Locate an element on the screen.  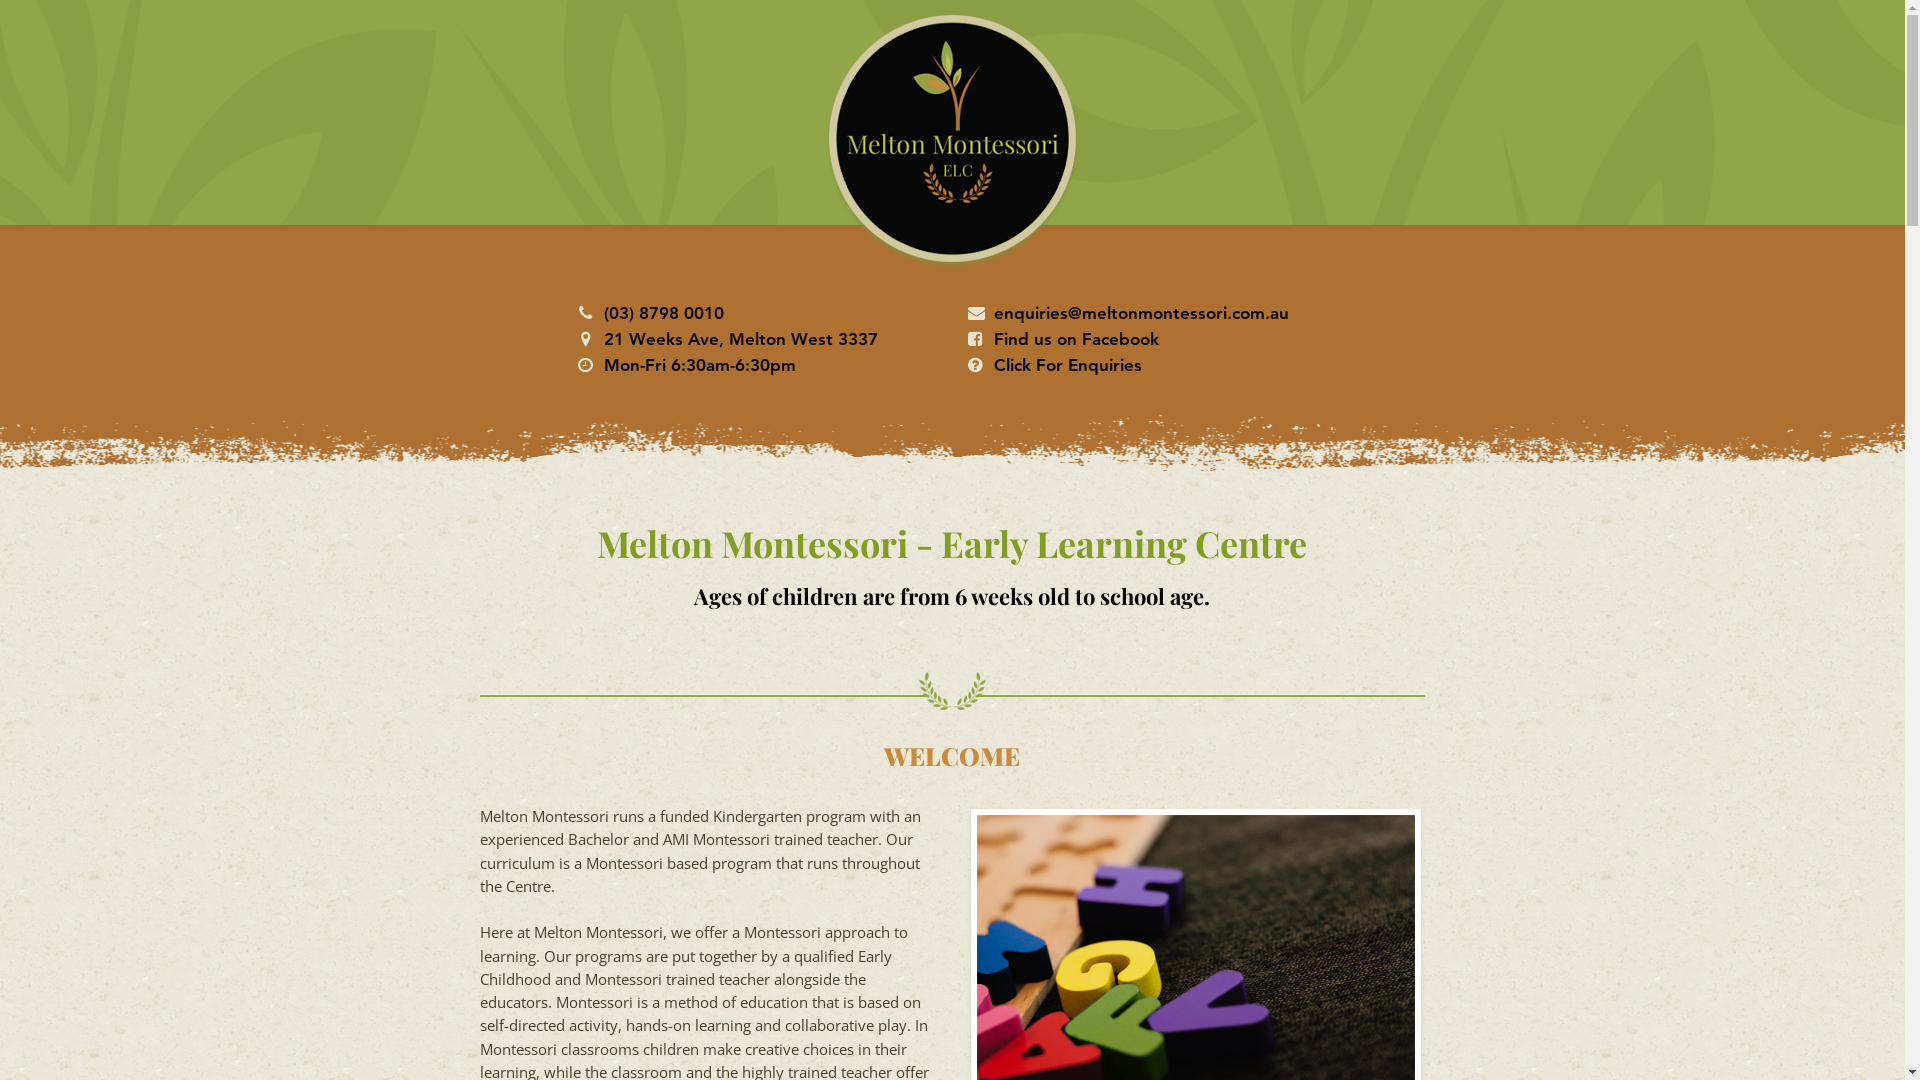
'enquiries@meltonmontessori.com.au' is located at coordinates (1141, 312).